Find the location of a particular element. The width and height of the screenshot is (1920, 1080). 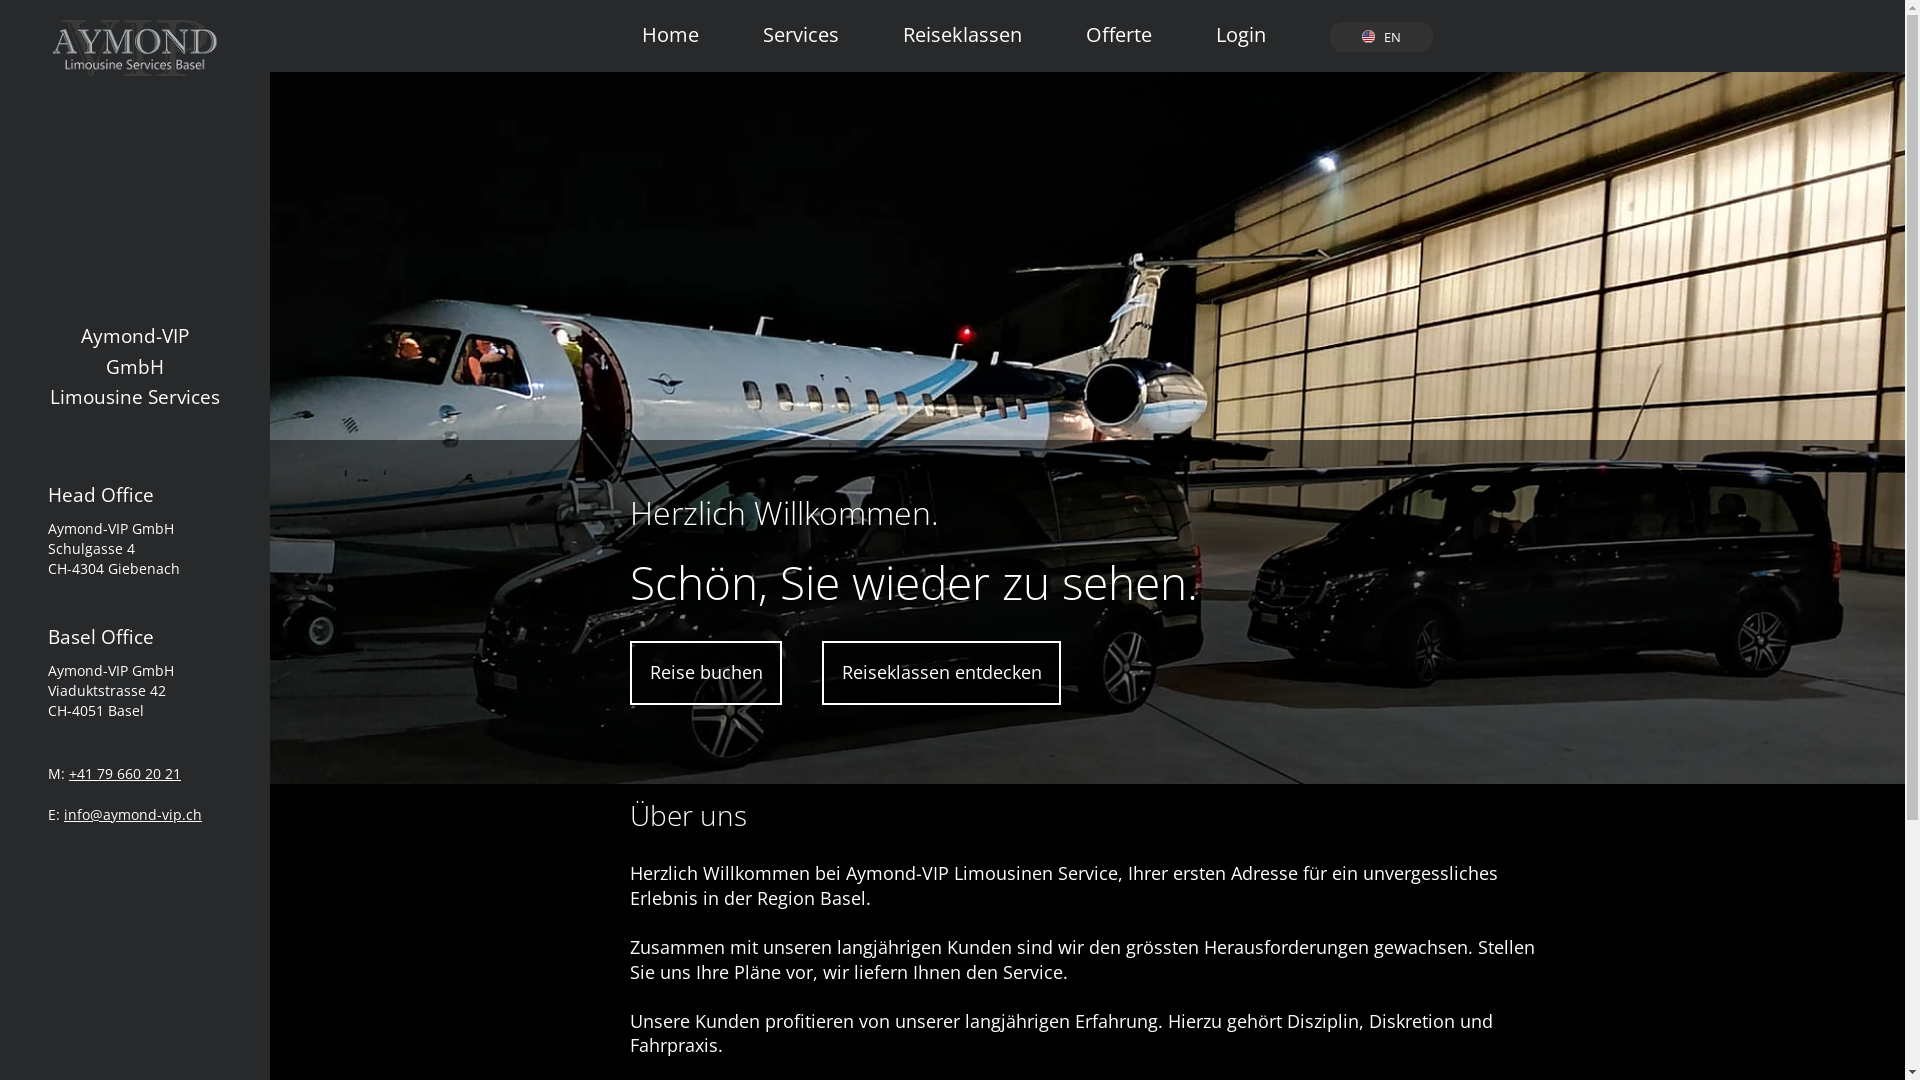

'EN' is located at coordinates (1380, 37).